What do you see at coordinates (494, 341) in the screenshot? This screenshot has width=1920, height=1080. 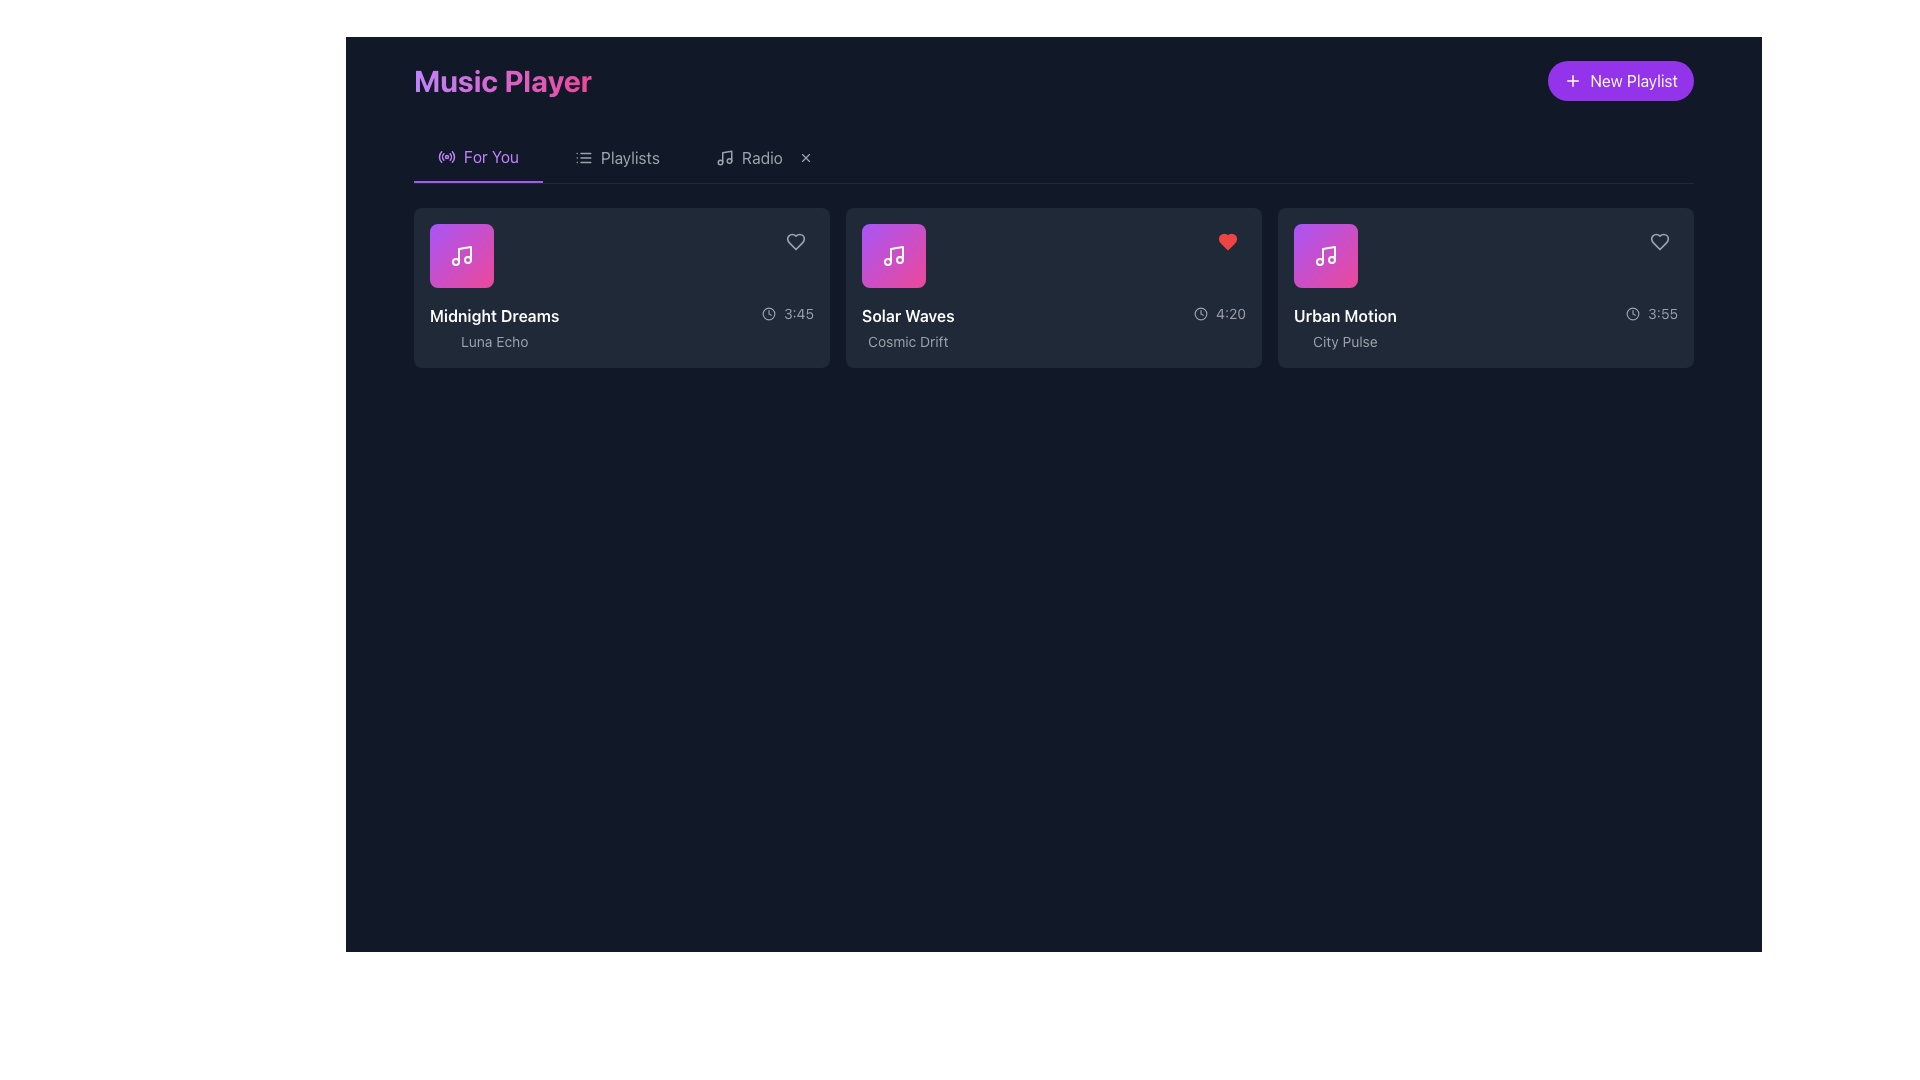 I see `the static text label 'Luna Echo', which is styled in gray and located below the title 'Midnight Dreams' in the music item card` at bounding box center [494, 341].